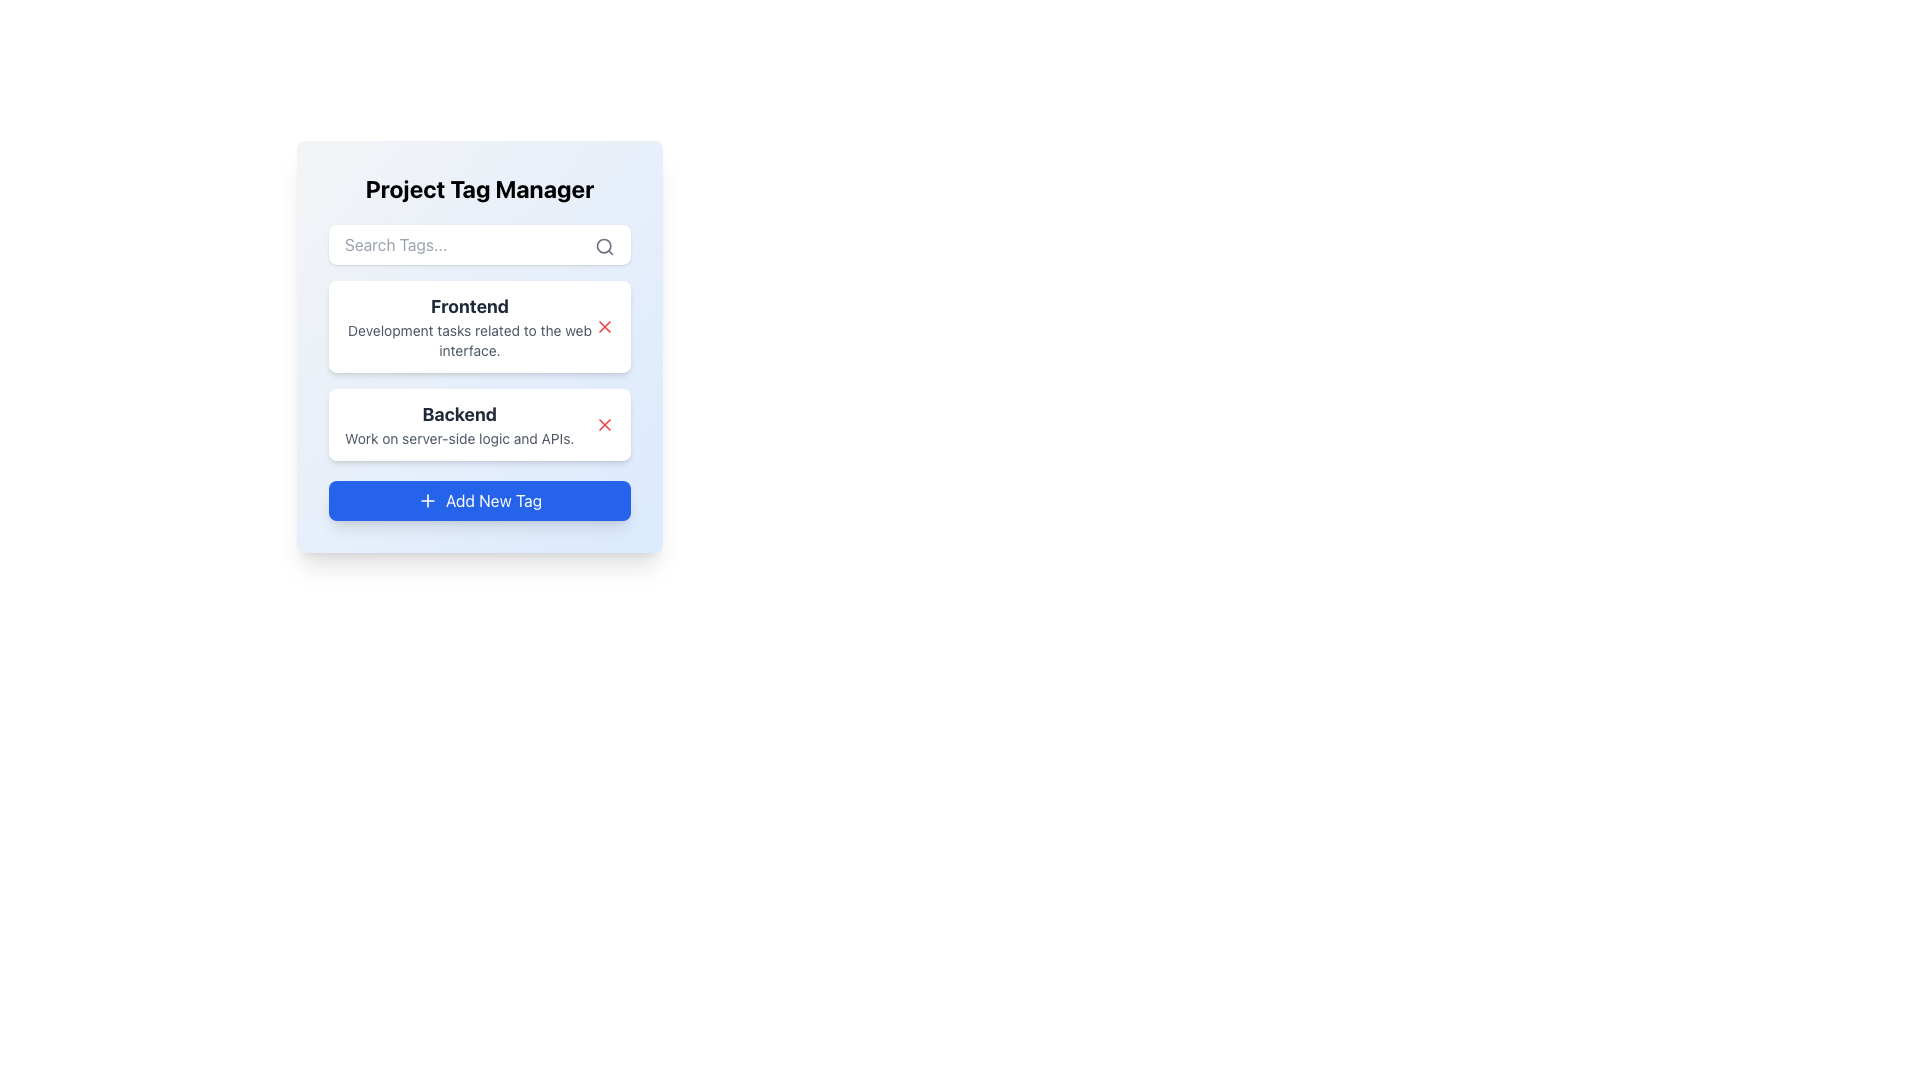 This screenshot has width=1920, height=1080. Describe the element at coordinates (458, 438) in the screenshot. I see `text label that summarizes the responsibilities associated with 'Backend' in the context of managing project tags, located within the card structure titled 'Backend', below its heading and above a small icon` at that location.